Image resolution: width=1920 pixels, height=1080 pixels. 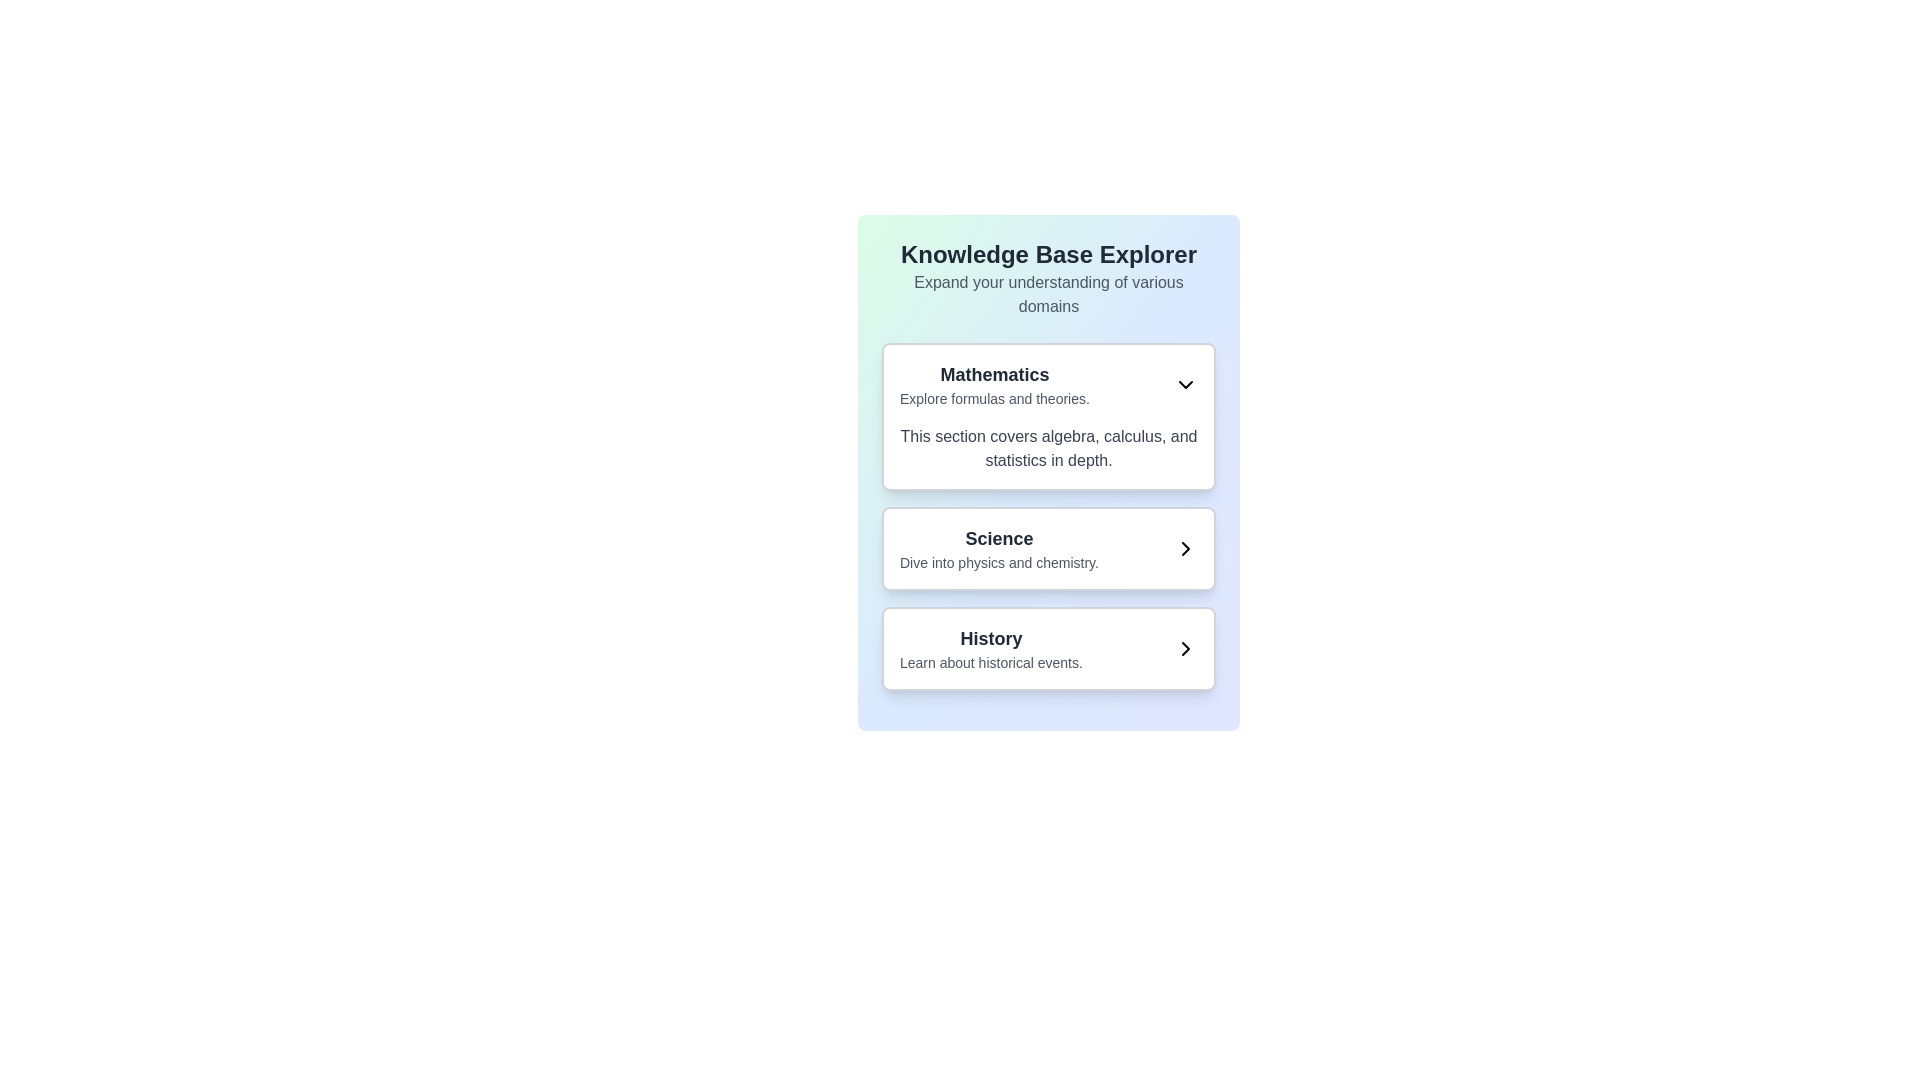 I want to click on the right-facing chevron arrow icon located at the far right of the 'Science' section within the card interface, so click(x=1185, y=548).